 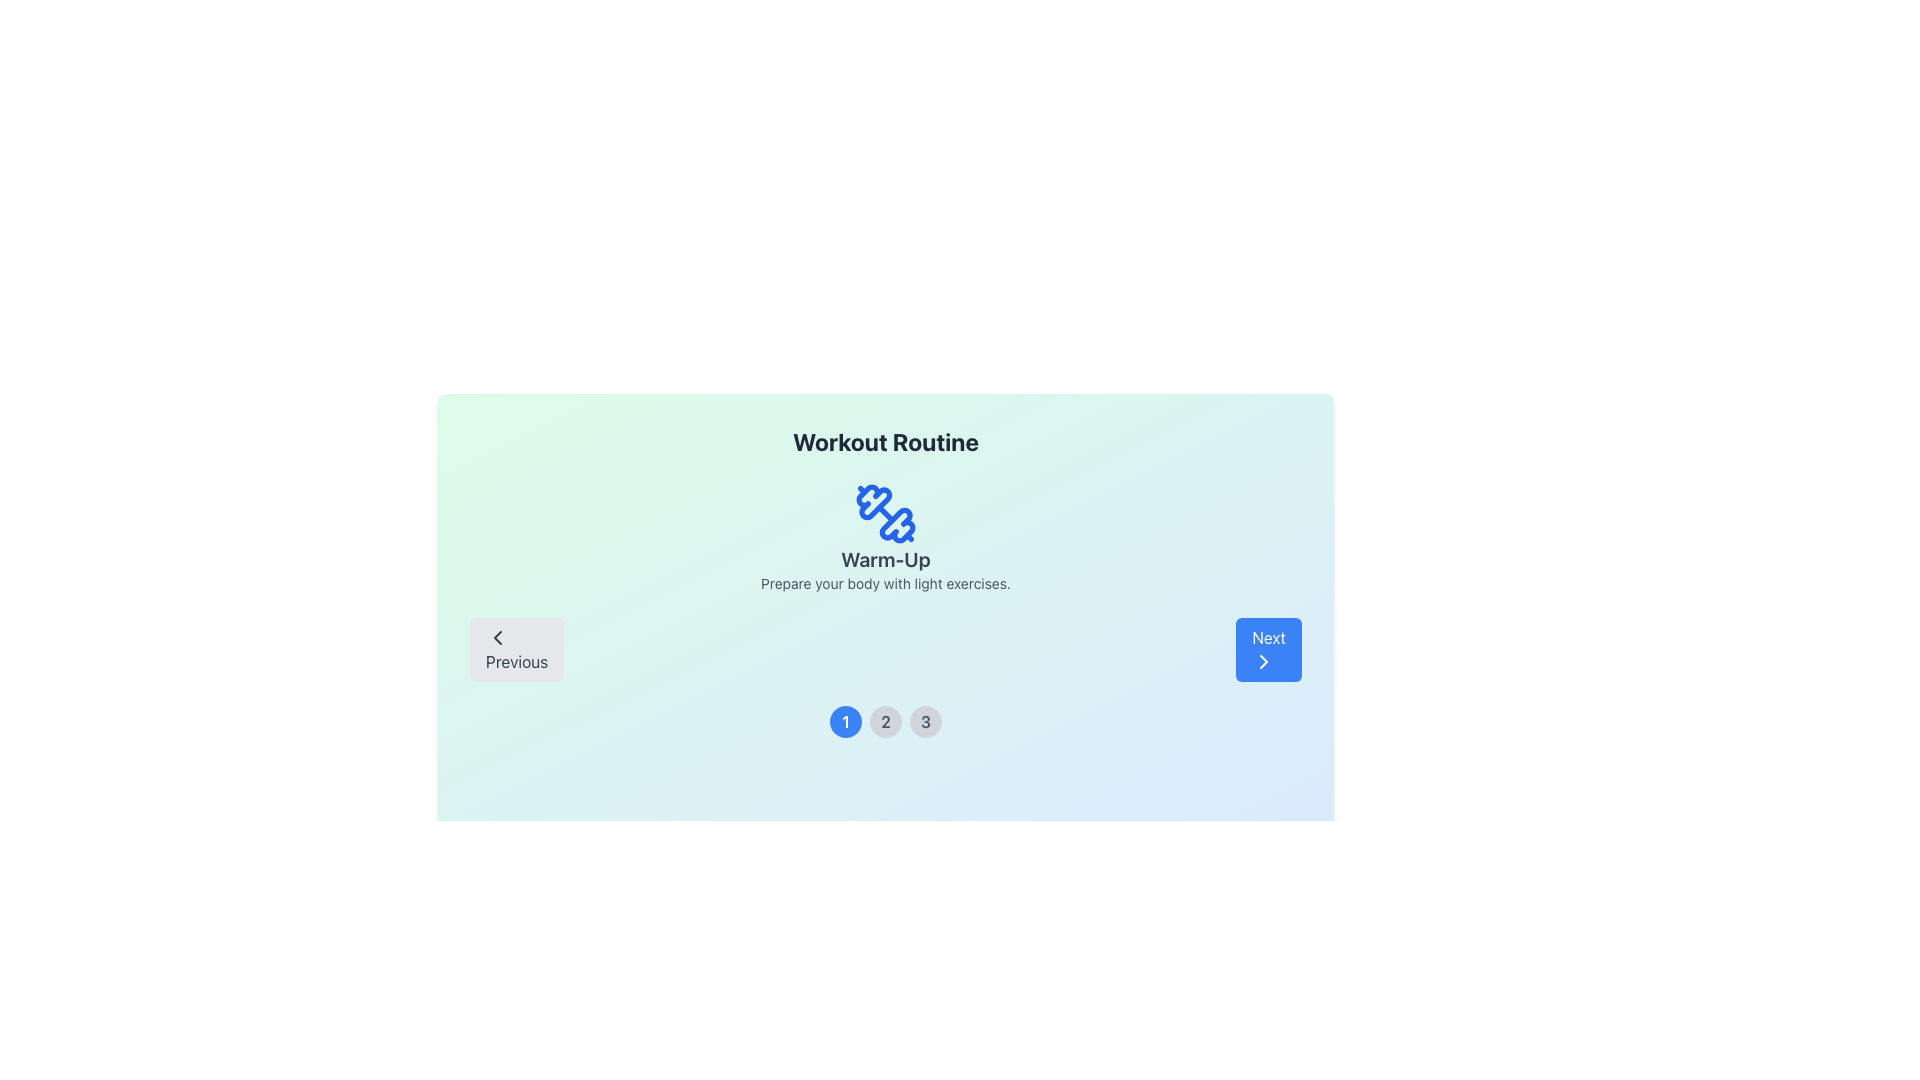 I want to click on the triangular chevron icon pointing right, which is located within a blue navigation button labeled 'Next' at the bottom-right corner of the main content area, so click(x=1263, y=662).